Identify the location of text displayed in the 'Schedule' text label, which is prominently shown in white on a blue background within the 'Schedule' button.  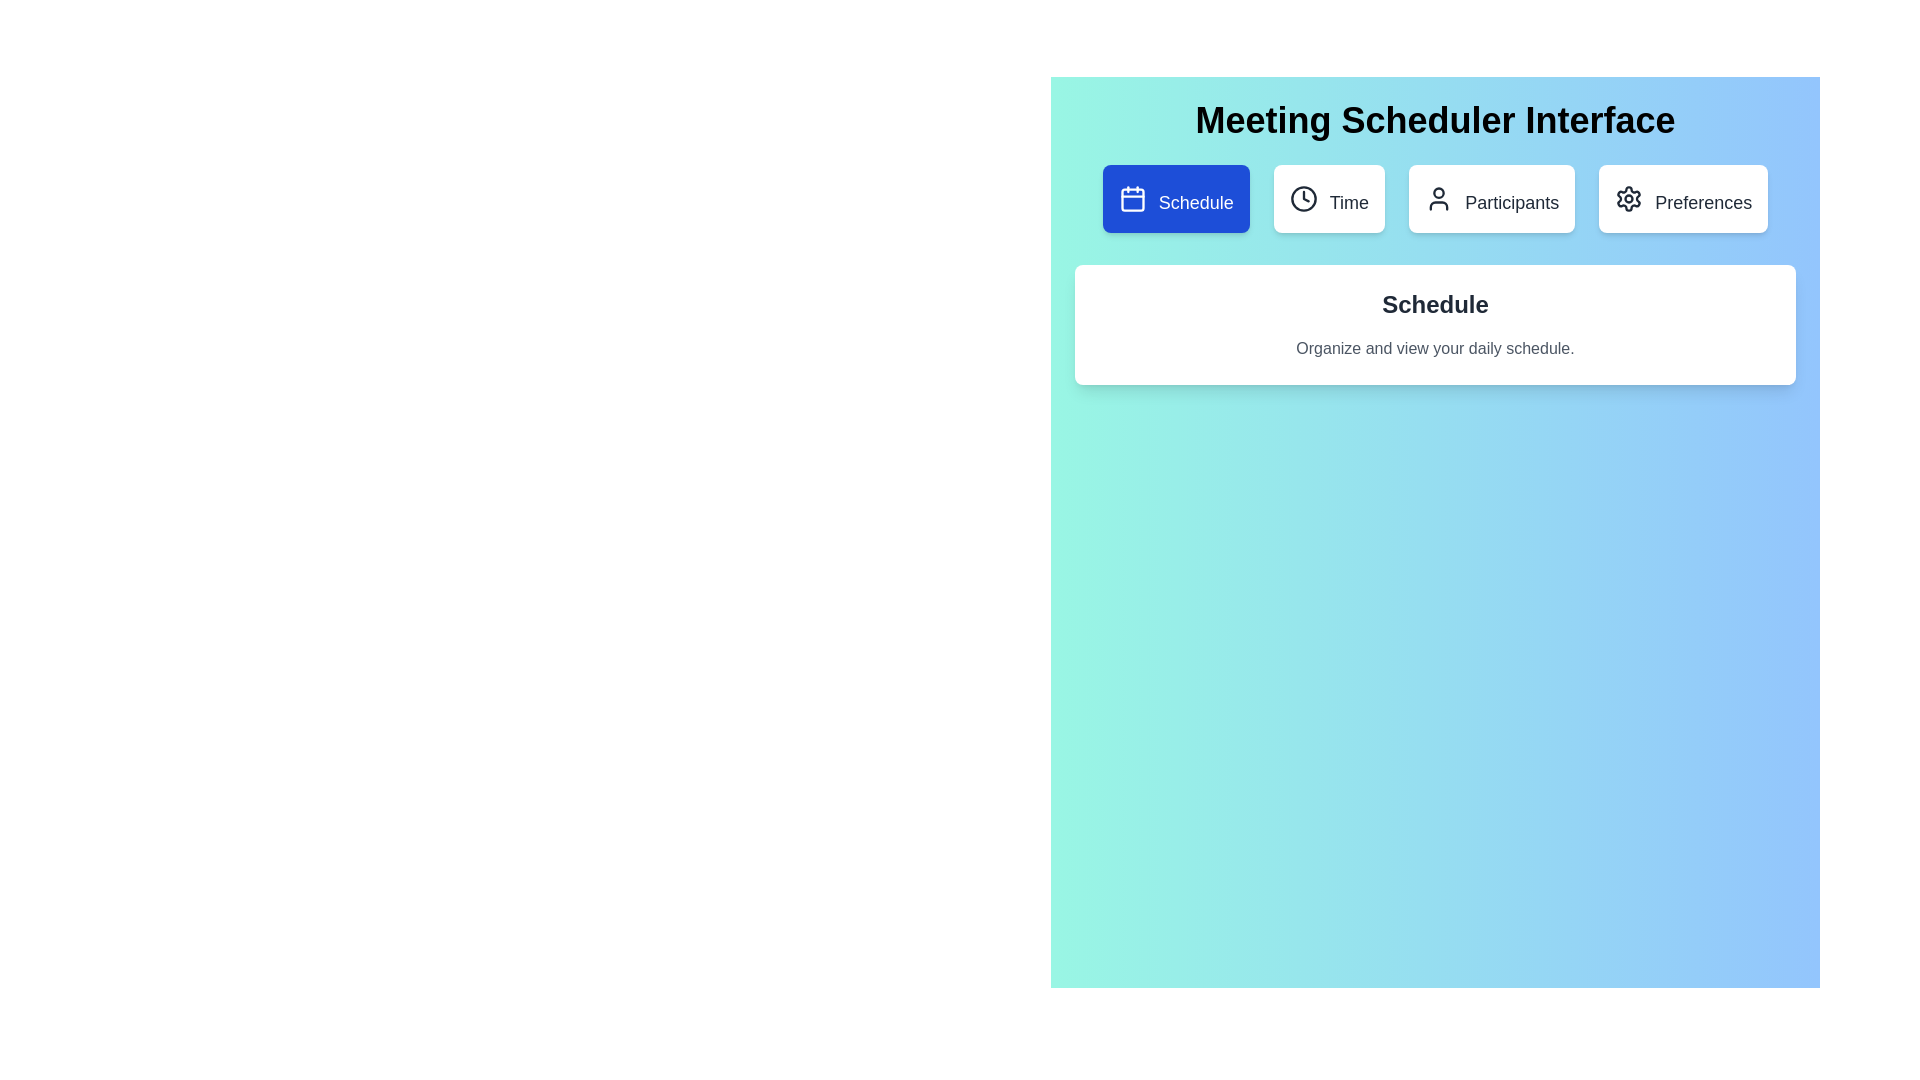
(1196, 203).